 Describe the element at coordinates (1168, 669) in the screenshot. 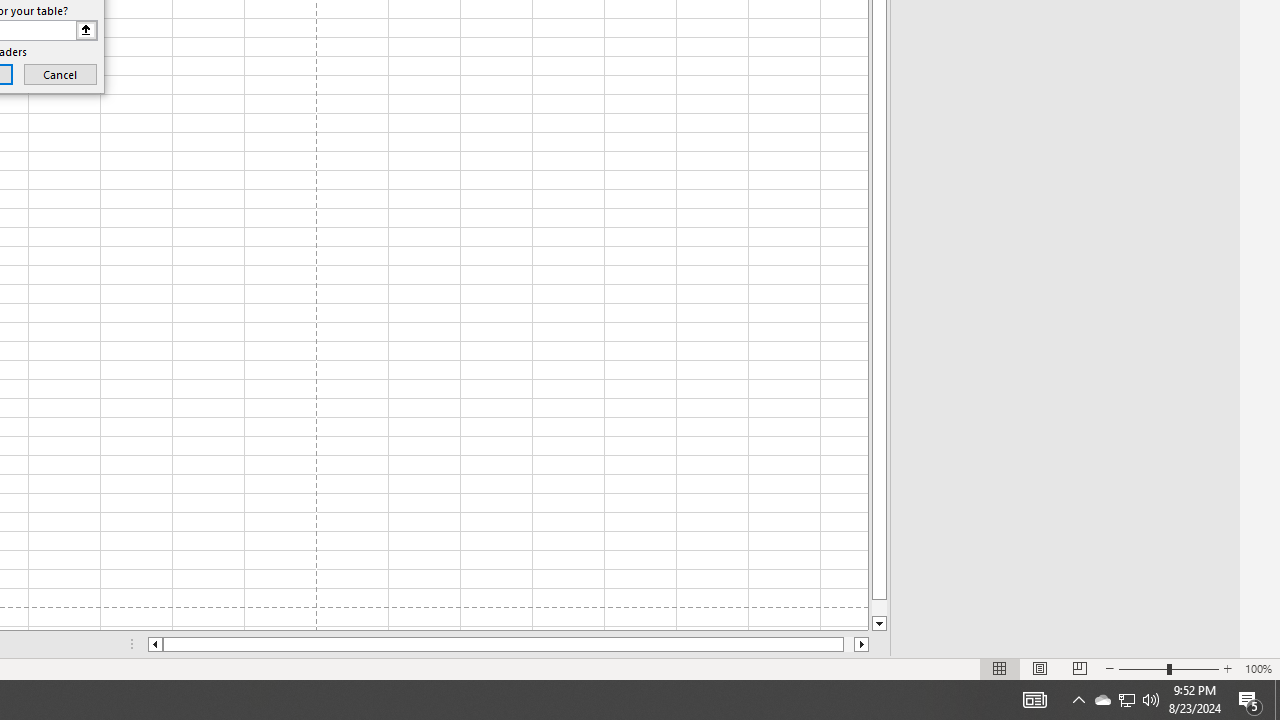

I see `'Zoom'` at that location.